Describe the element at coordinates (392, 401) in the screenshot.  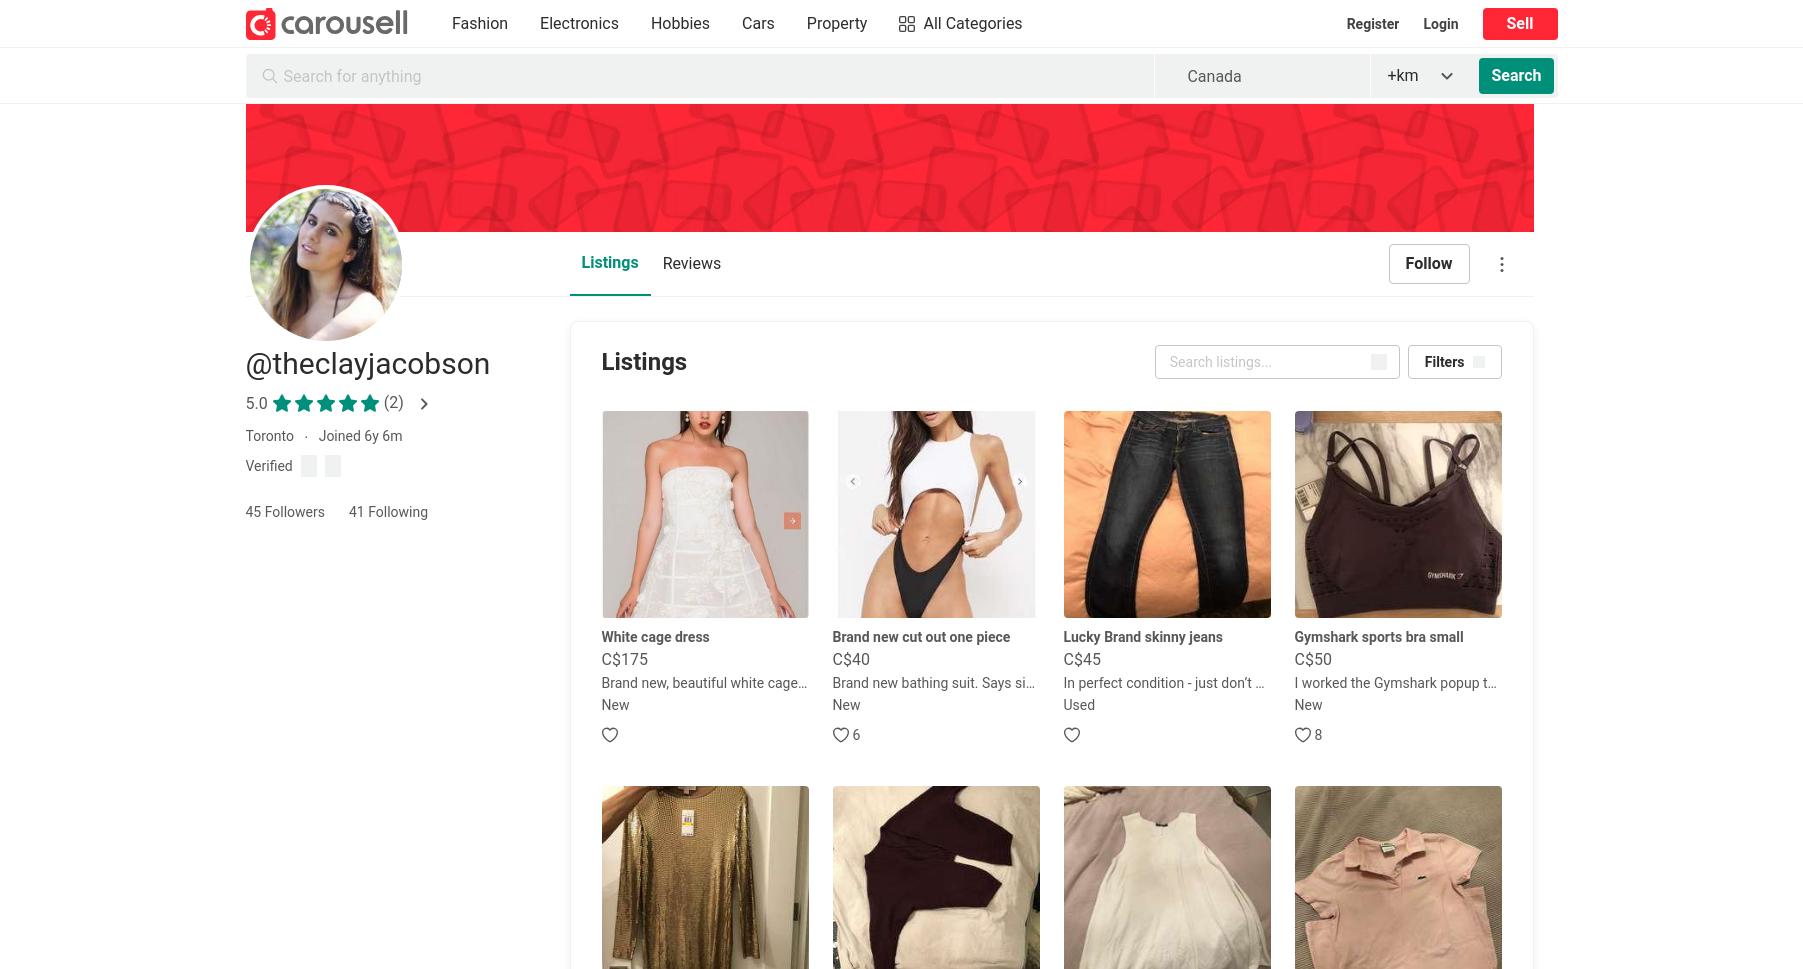
I see `'(2)'` at that location.